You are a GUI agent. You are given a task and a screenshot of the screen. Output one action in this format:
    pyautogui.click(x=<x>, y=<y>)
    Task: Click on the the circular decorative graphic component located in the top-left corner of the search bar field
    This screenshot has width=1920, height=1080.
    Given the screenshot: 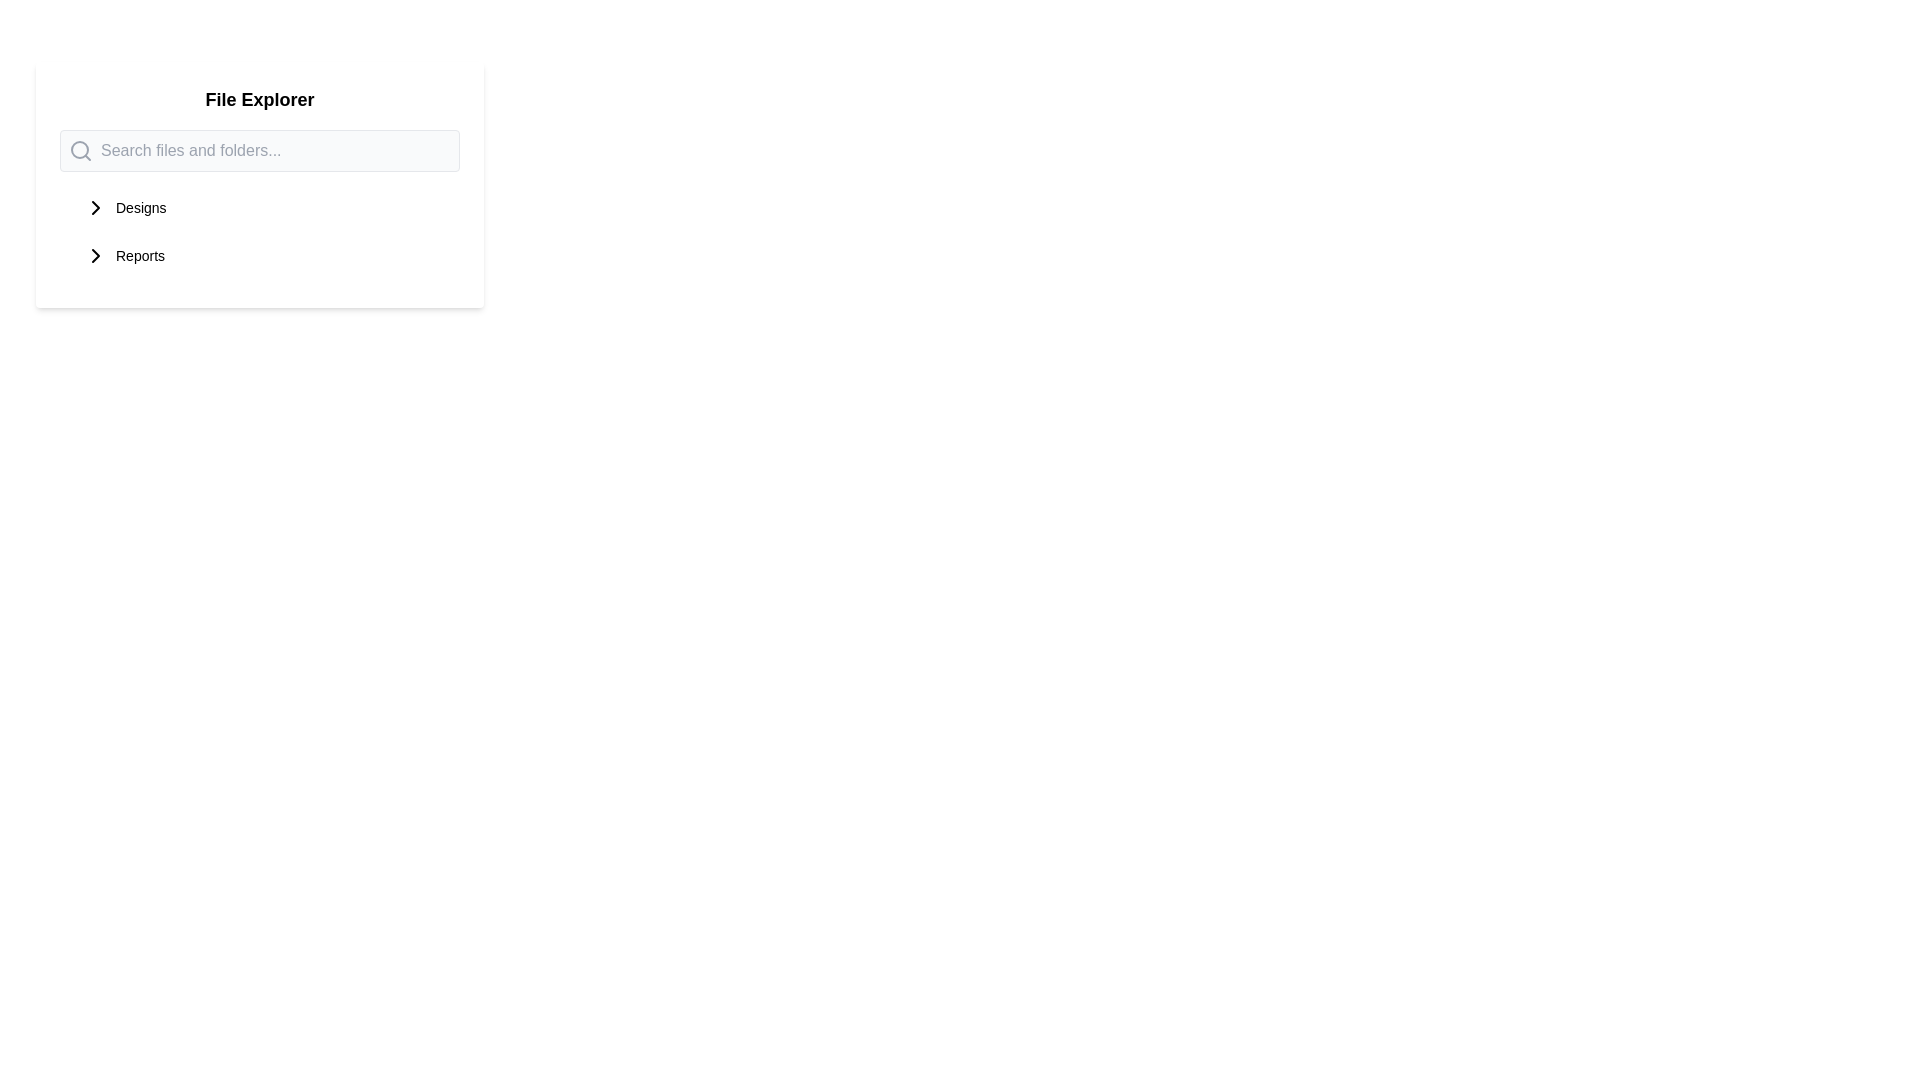 What is the action you would take?
    pyautogui.click(x=80, y=149)
    